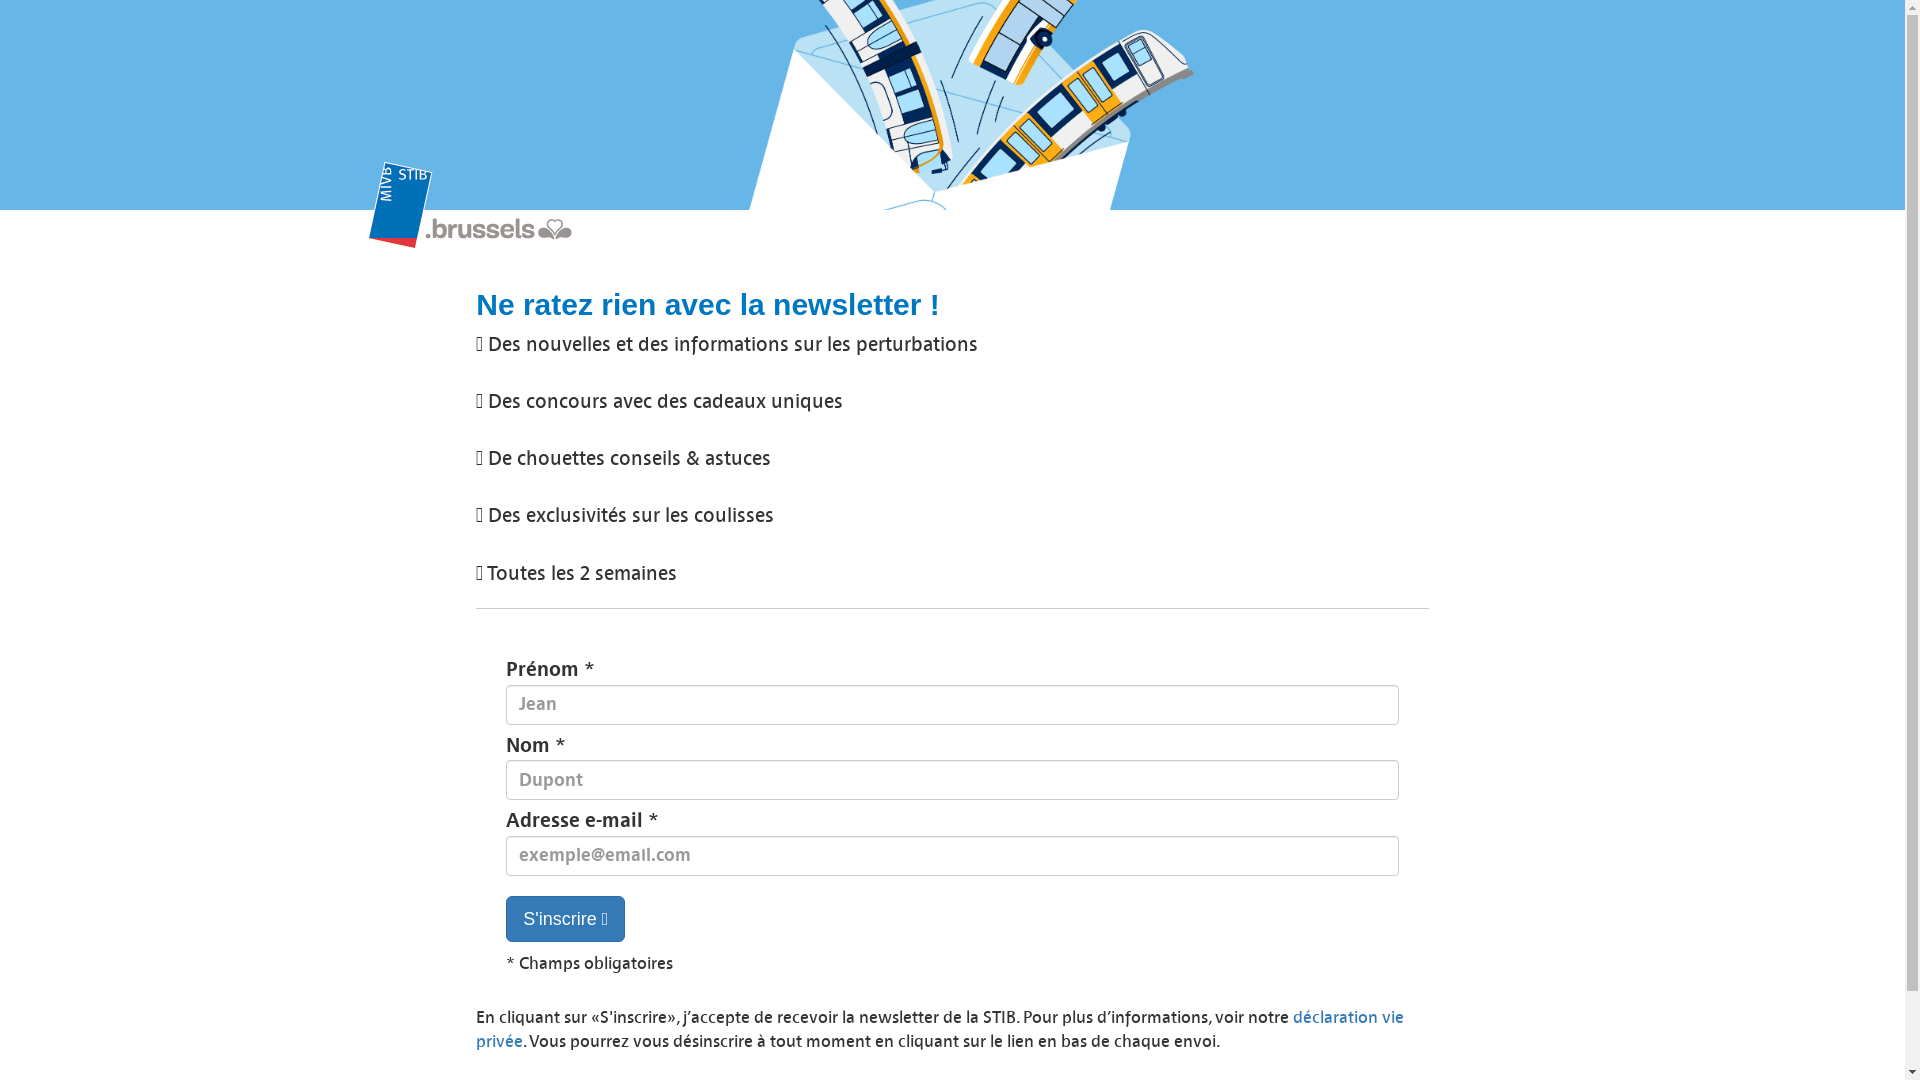 The image size is (1920, 1080). I want to click on 'STIB/MIVB', so click(368, 214).